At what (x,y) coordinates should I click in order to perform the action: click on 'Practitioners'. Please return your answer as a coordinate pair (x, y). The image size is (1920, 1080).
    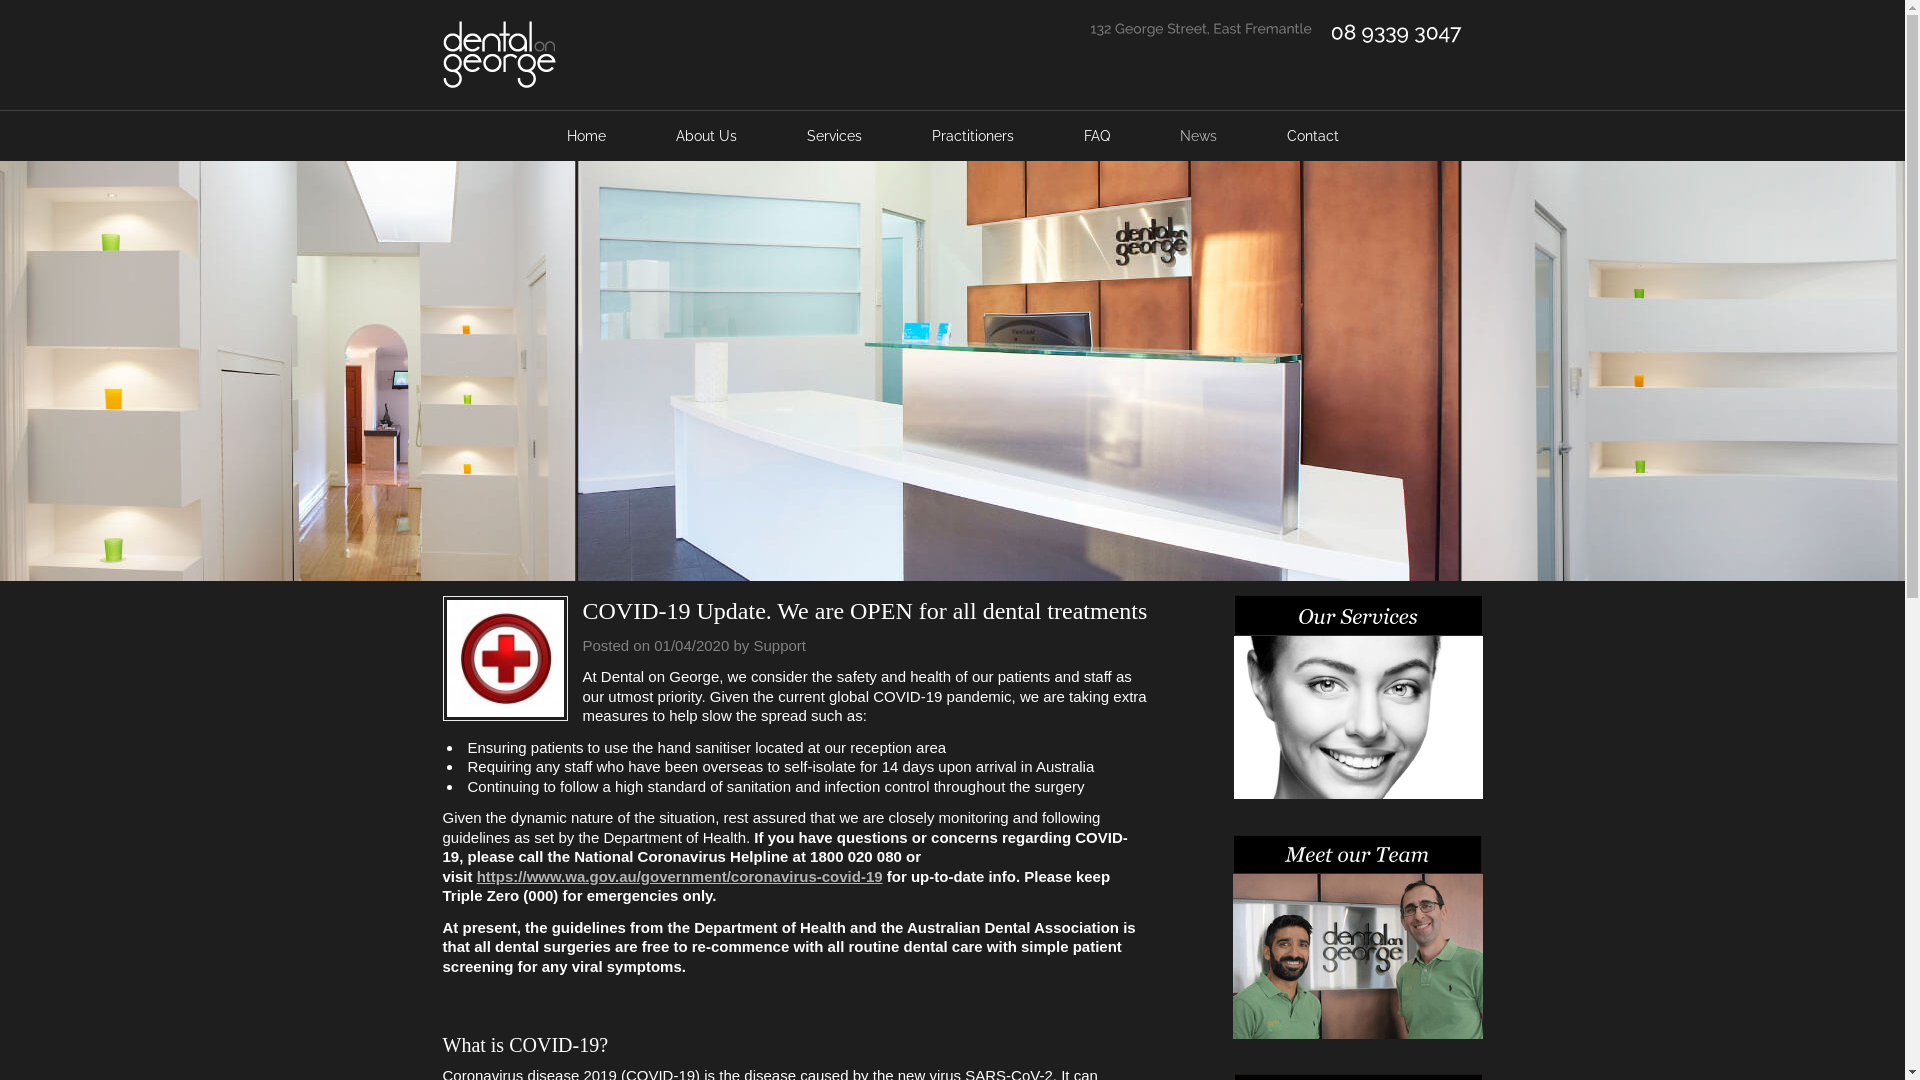
    Looking at the image, I should click on (971, 135).